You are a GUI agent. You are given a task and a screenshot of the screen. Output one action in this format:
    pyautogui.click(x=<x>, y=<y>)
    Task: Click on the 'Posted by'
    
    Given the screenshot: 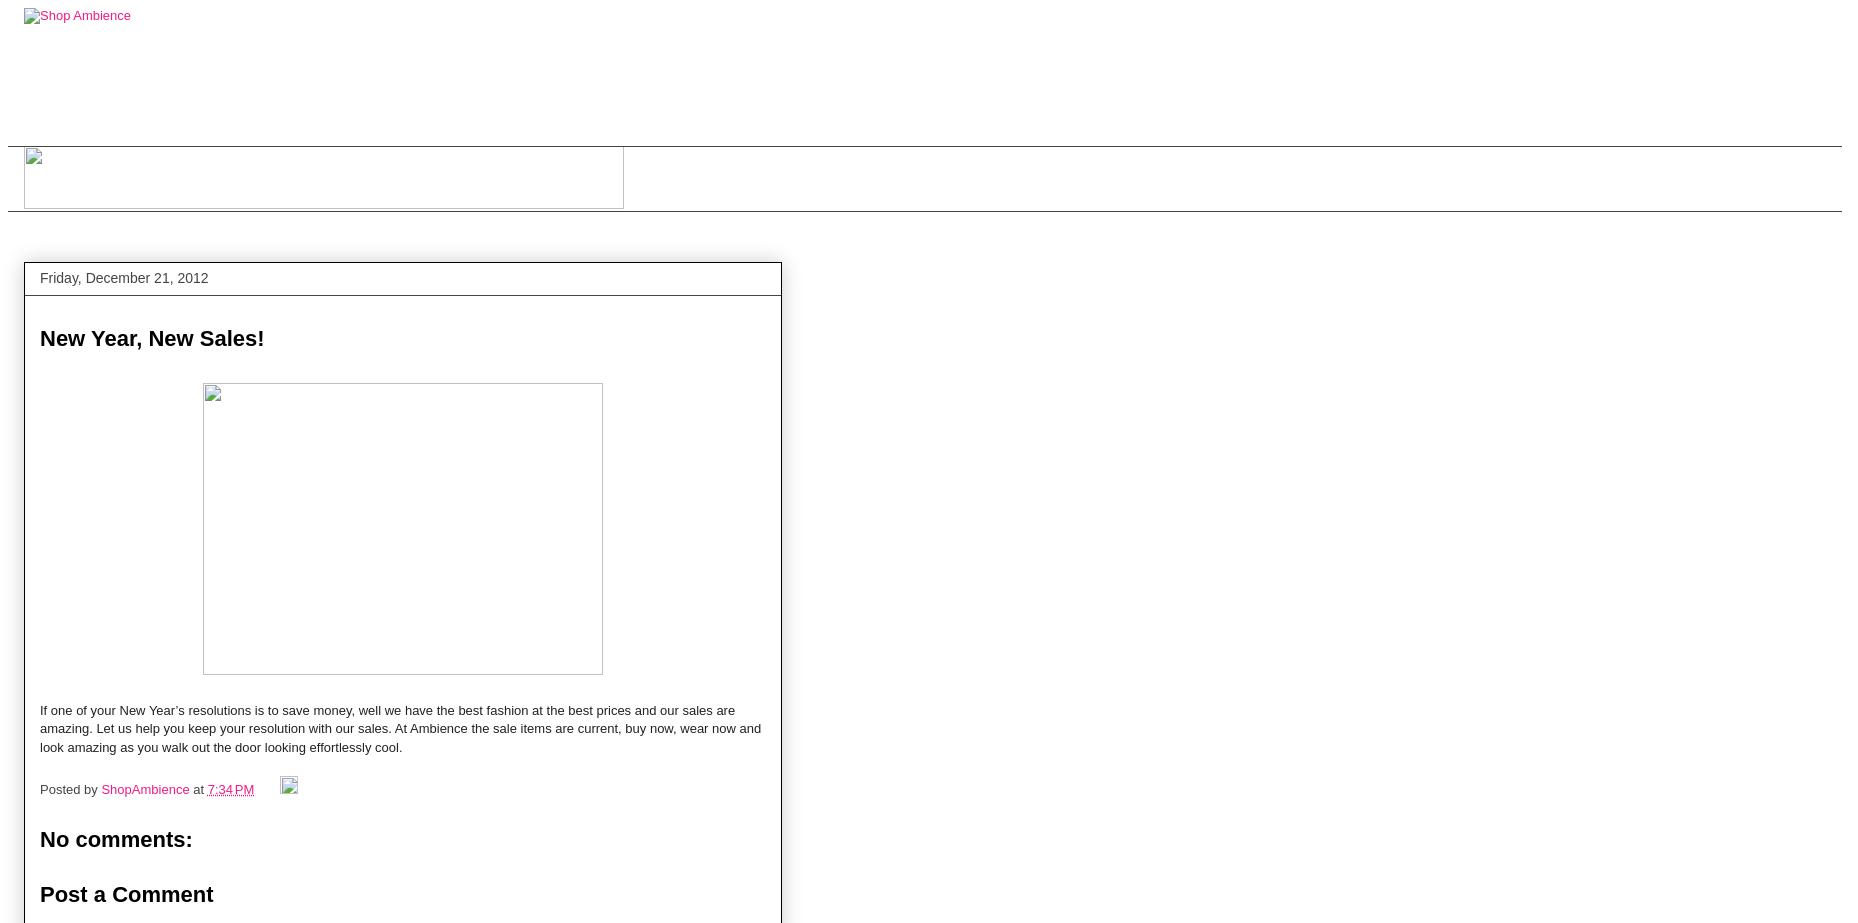 What is the action you would take?
    pyautogui.click(x=69, y=788)
    